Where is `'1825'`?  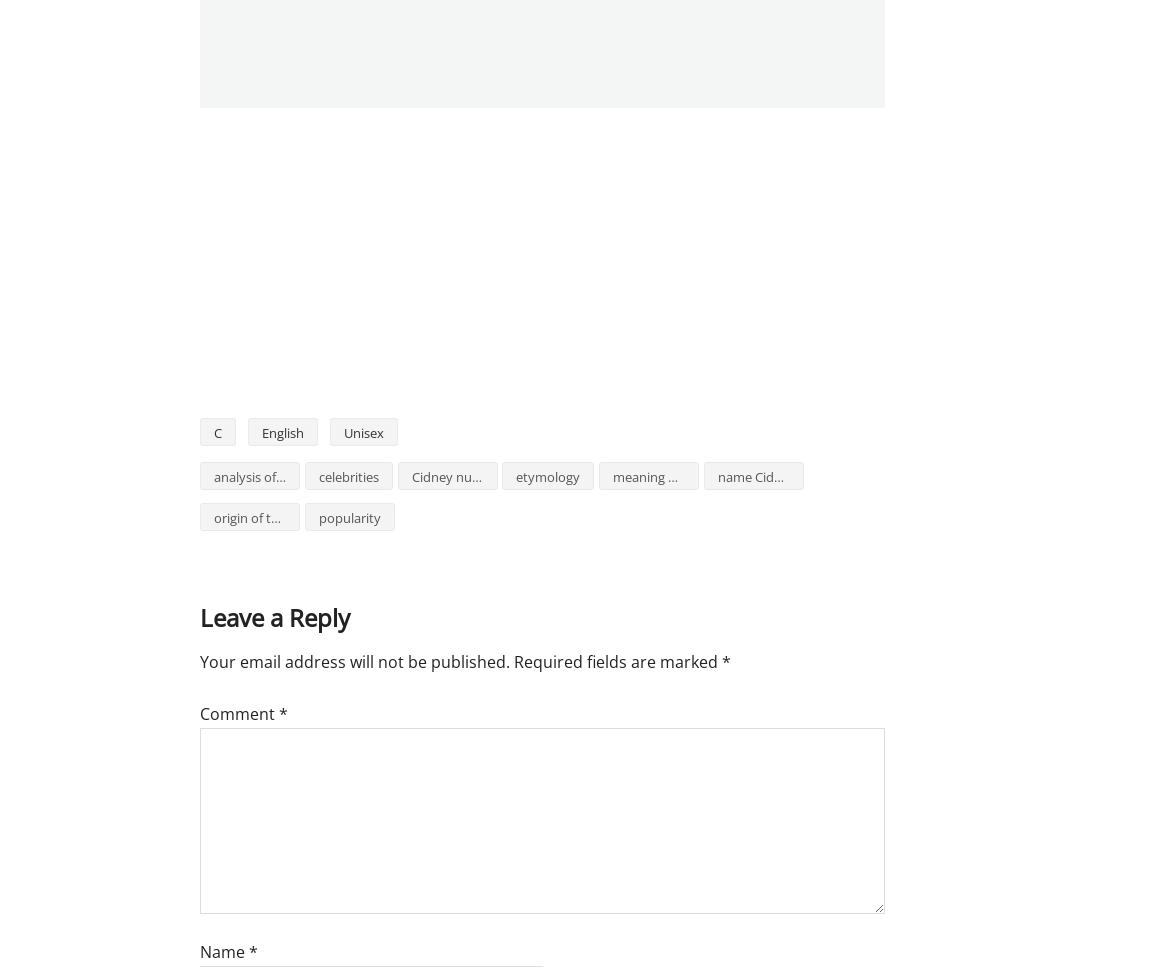 '1825' is located at coordinates (386, 438).